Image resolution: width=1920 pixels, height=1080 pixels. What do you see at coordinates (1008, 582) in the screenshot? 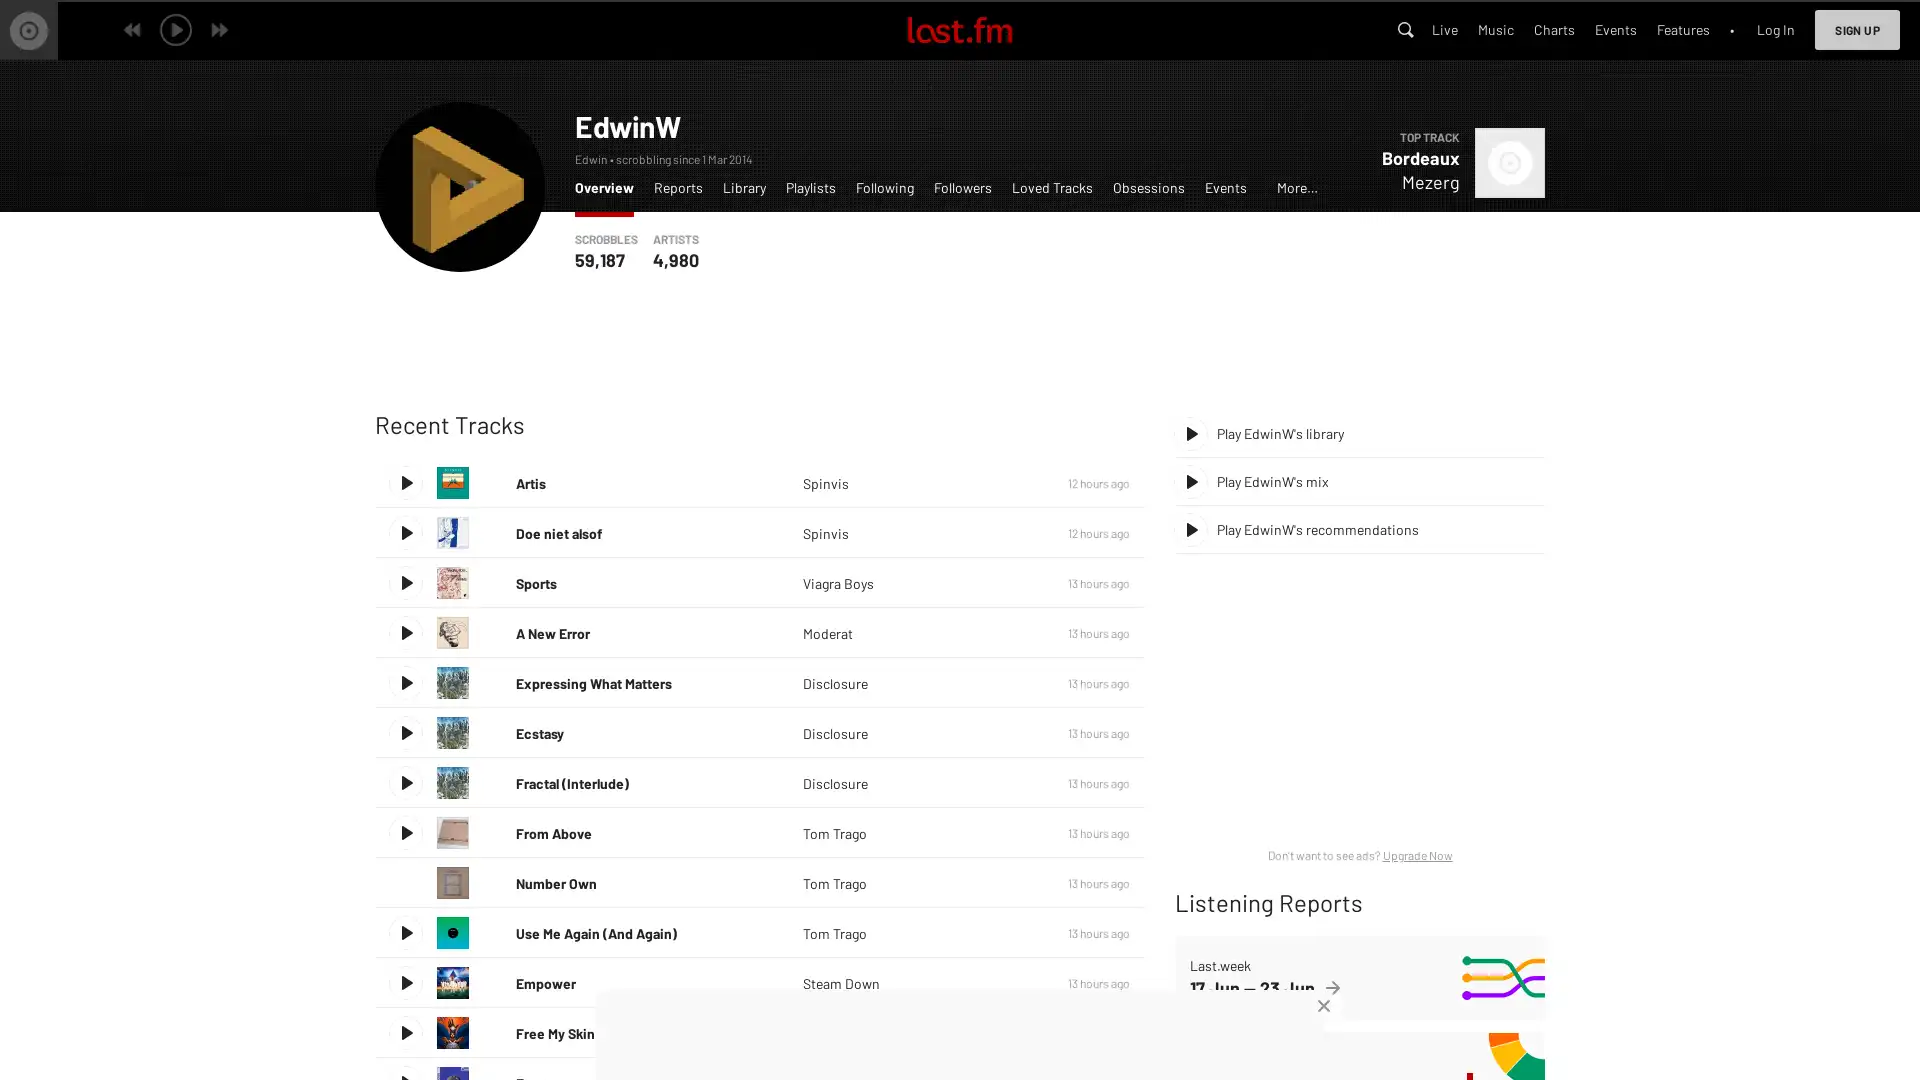
I see `Buy` at bounding box center [1008, 582].